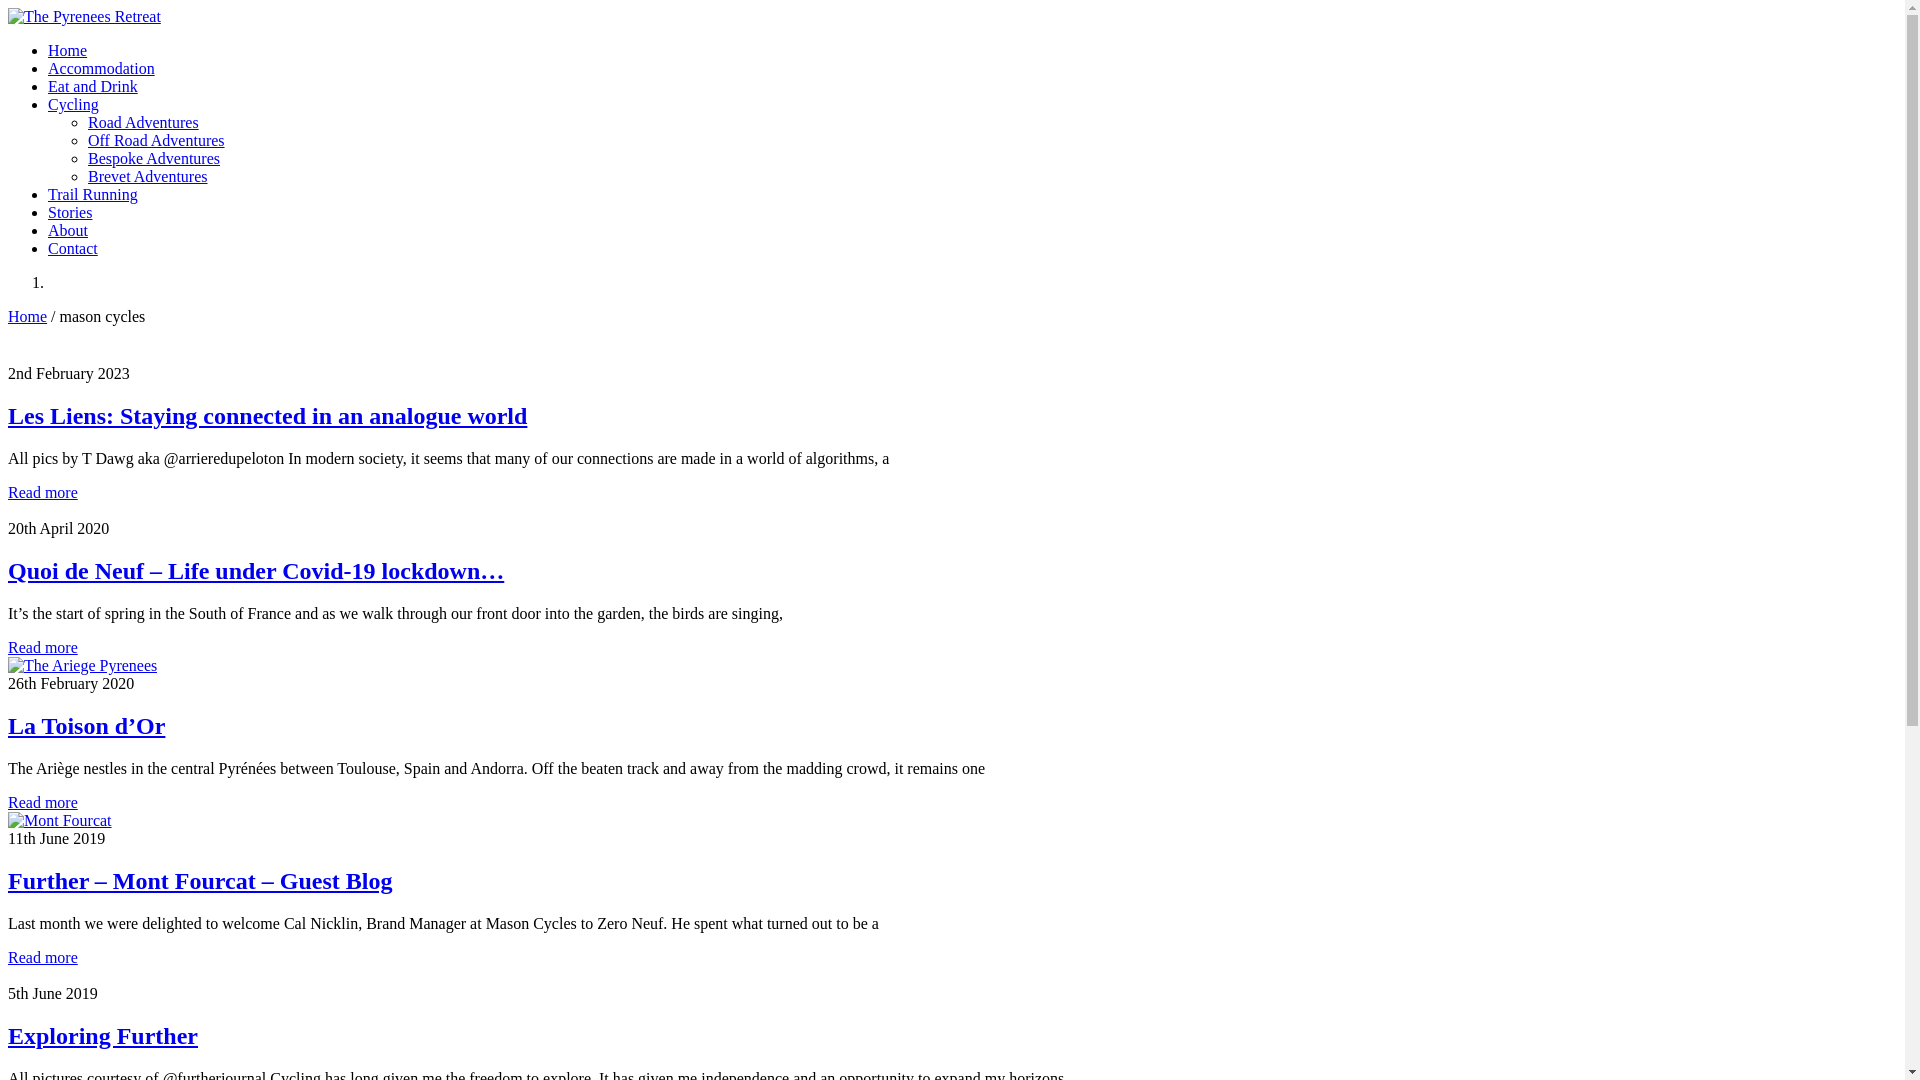  Describe the element at coordinates (48, 67) in the screenshot. I see `'Accommodation'` at that location.